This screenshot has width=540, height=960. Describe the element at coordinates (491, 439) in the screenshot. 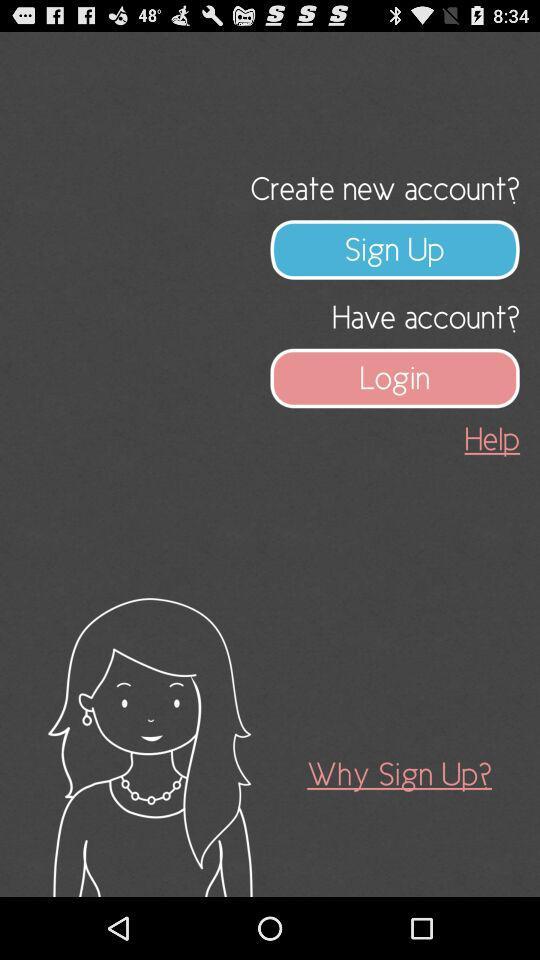

I see `the help item` at that location.